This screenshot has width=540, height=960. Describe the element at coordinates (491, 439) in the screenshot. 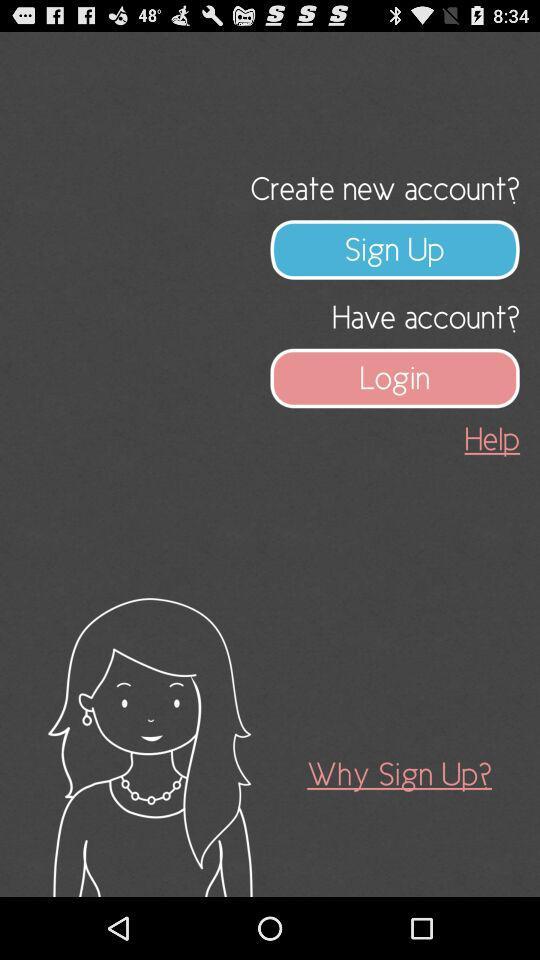

I see `the help item` at that location.